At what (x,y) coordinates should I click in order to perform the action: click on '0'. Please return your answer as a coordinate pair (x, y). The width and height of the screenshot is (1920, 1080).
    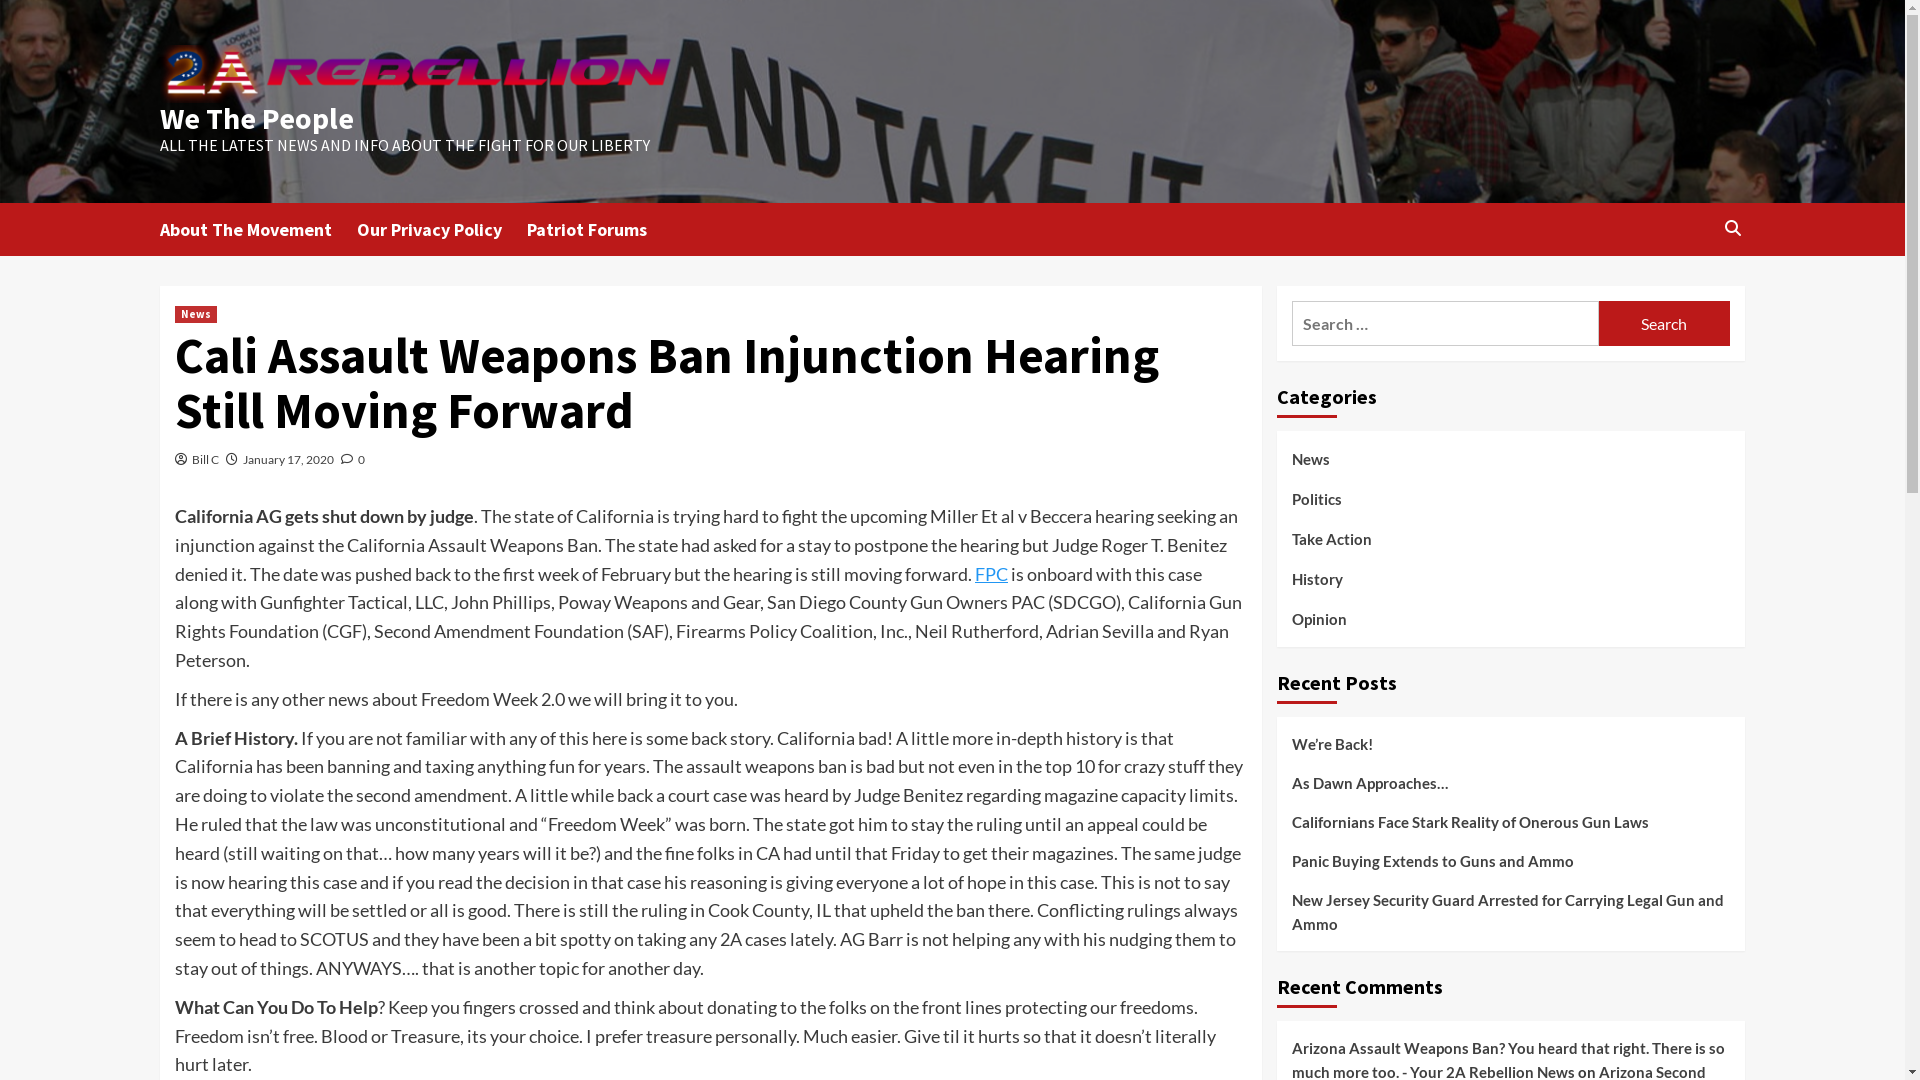
    Looking at the image, I should click on (353, 459).